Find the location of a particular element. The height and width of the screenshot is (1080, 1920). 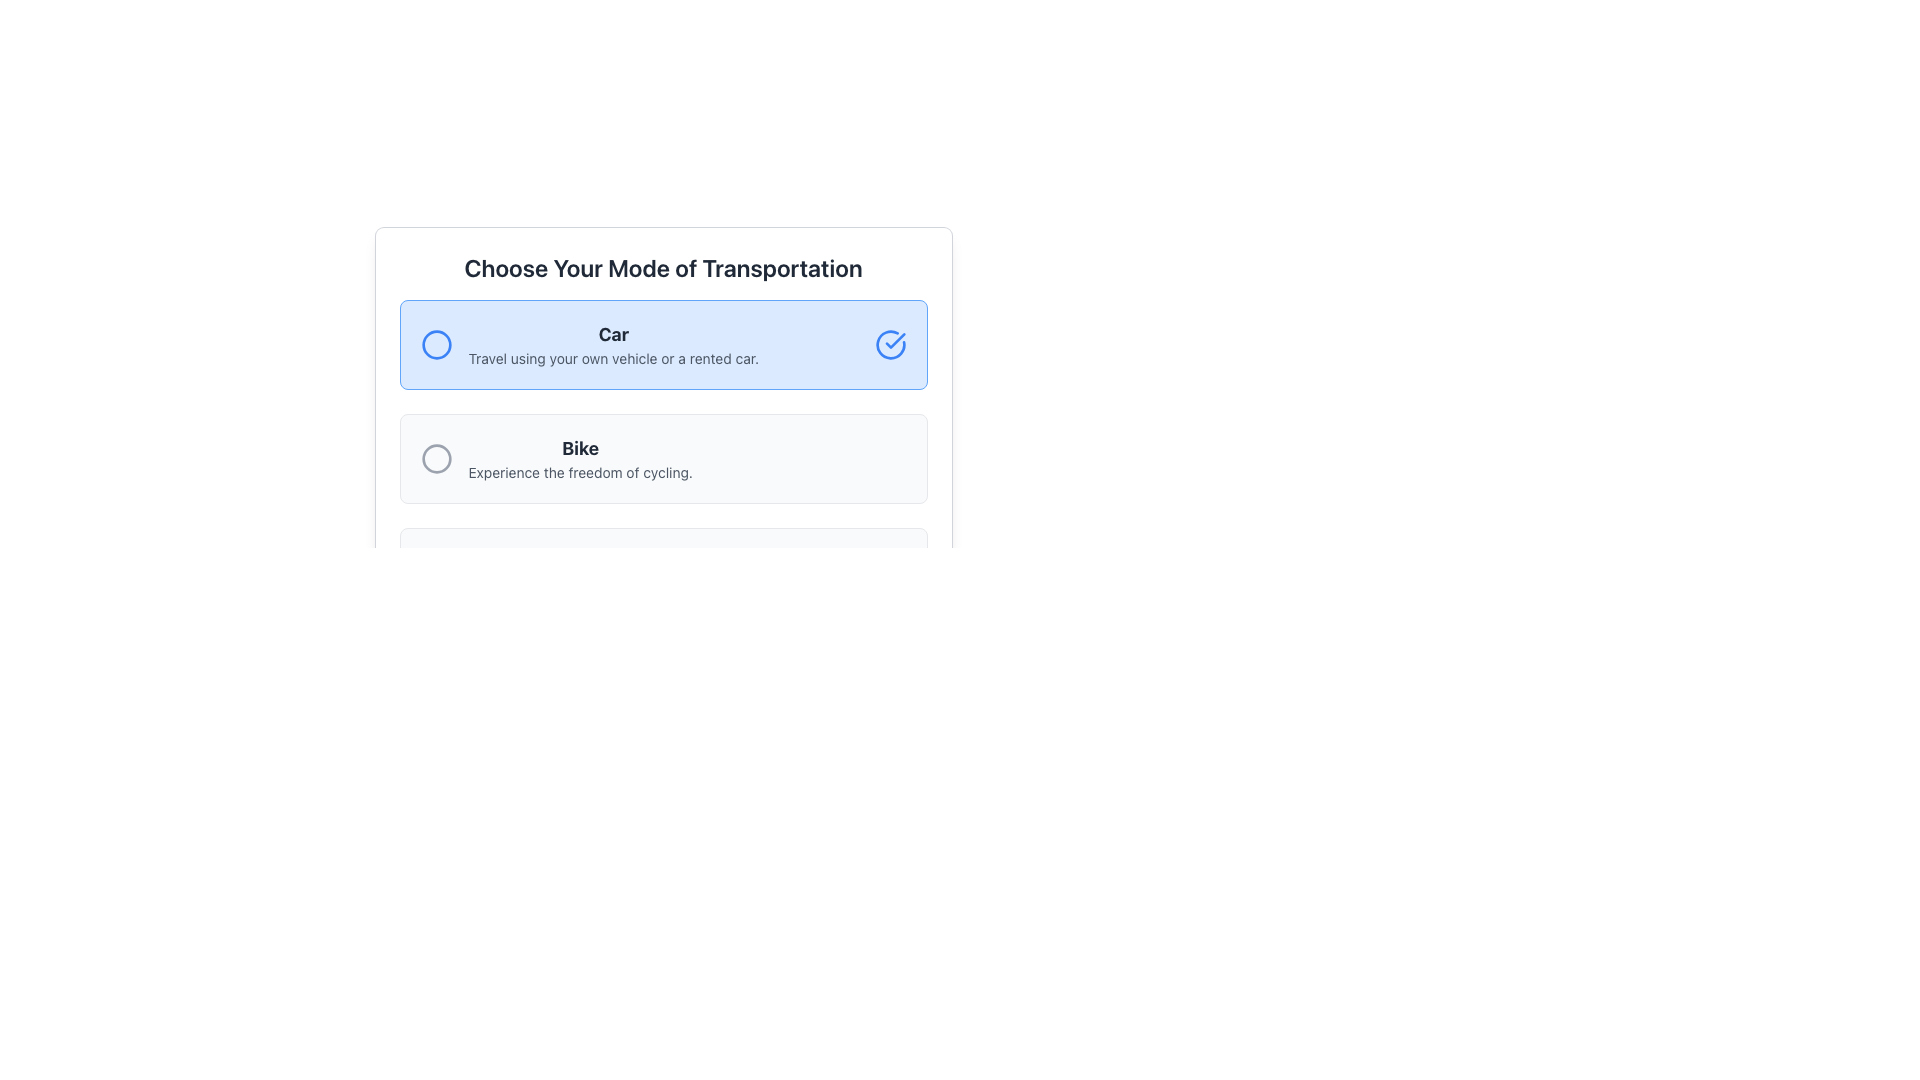

the interactive icon (circle) that serves as a selection marker for the 'Bike' option, located at the center of the left side of the choice block labeled 'Bike' is located at coordinates (435, 459).